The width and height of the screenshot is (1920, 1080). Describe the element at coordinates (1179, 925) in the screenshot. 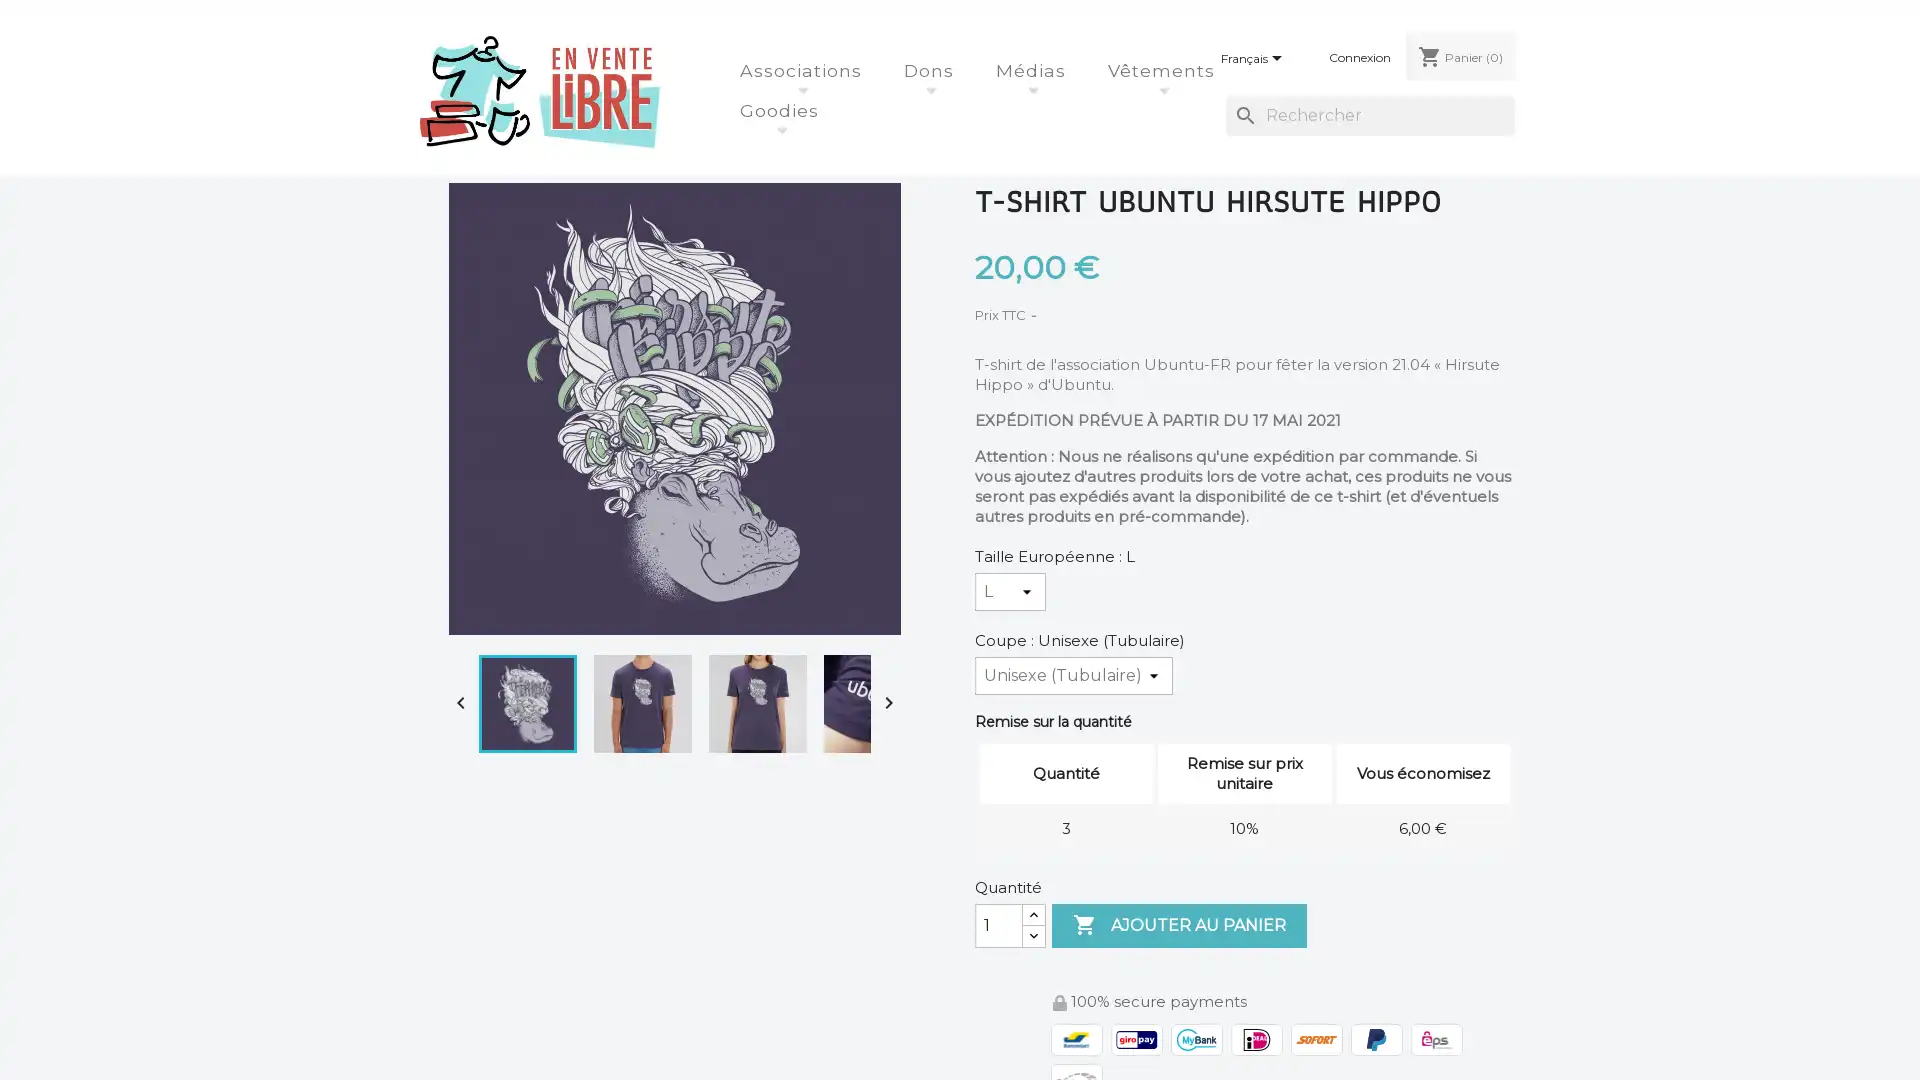

I see `AJOUTER AU PANIER` at that location.